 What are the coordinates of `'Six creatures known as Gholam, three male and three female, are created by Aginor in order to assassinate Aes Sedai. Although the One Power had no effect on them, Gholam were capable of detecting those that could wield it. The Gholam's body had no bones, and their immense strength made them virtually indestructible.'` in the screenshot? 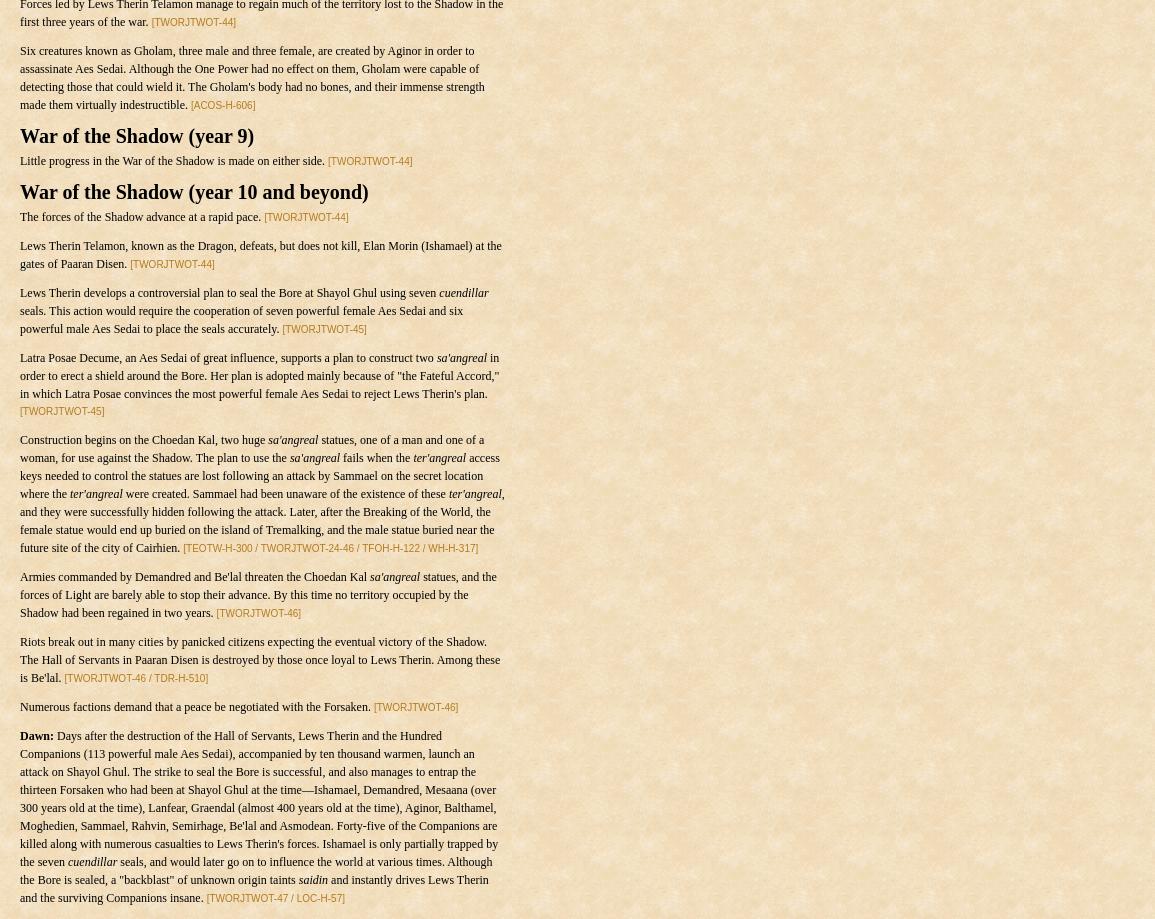 It's located at (18, 78).